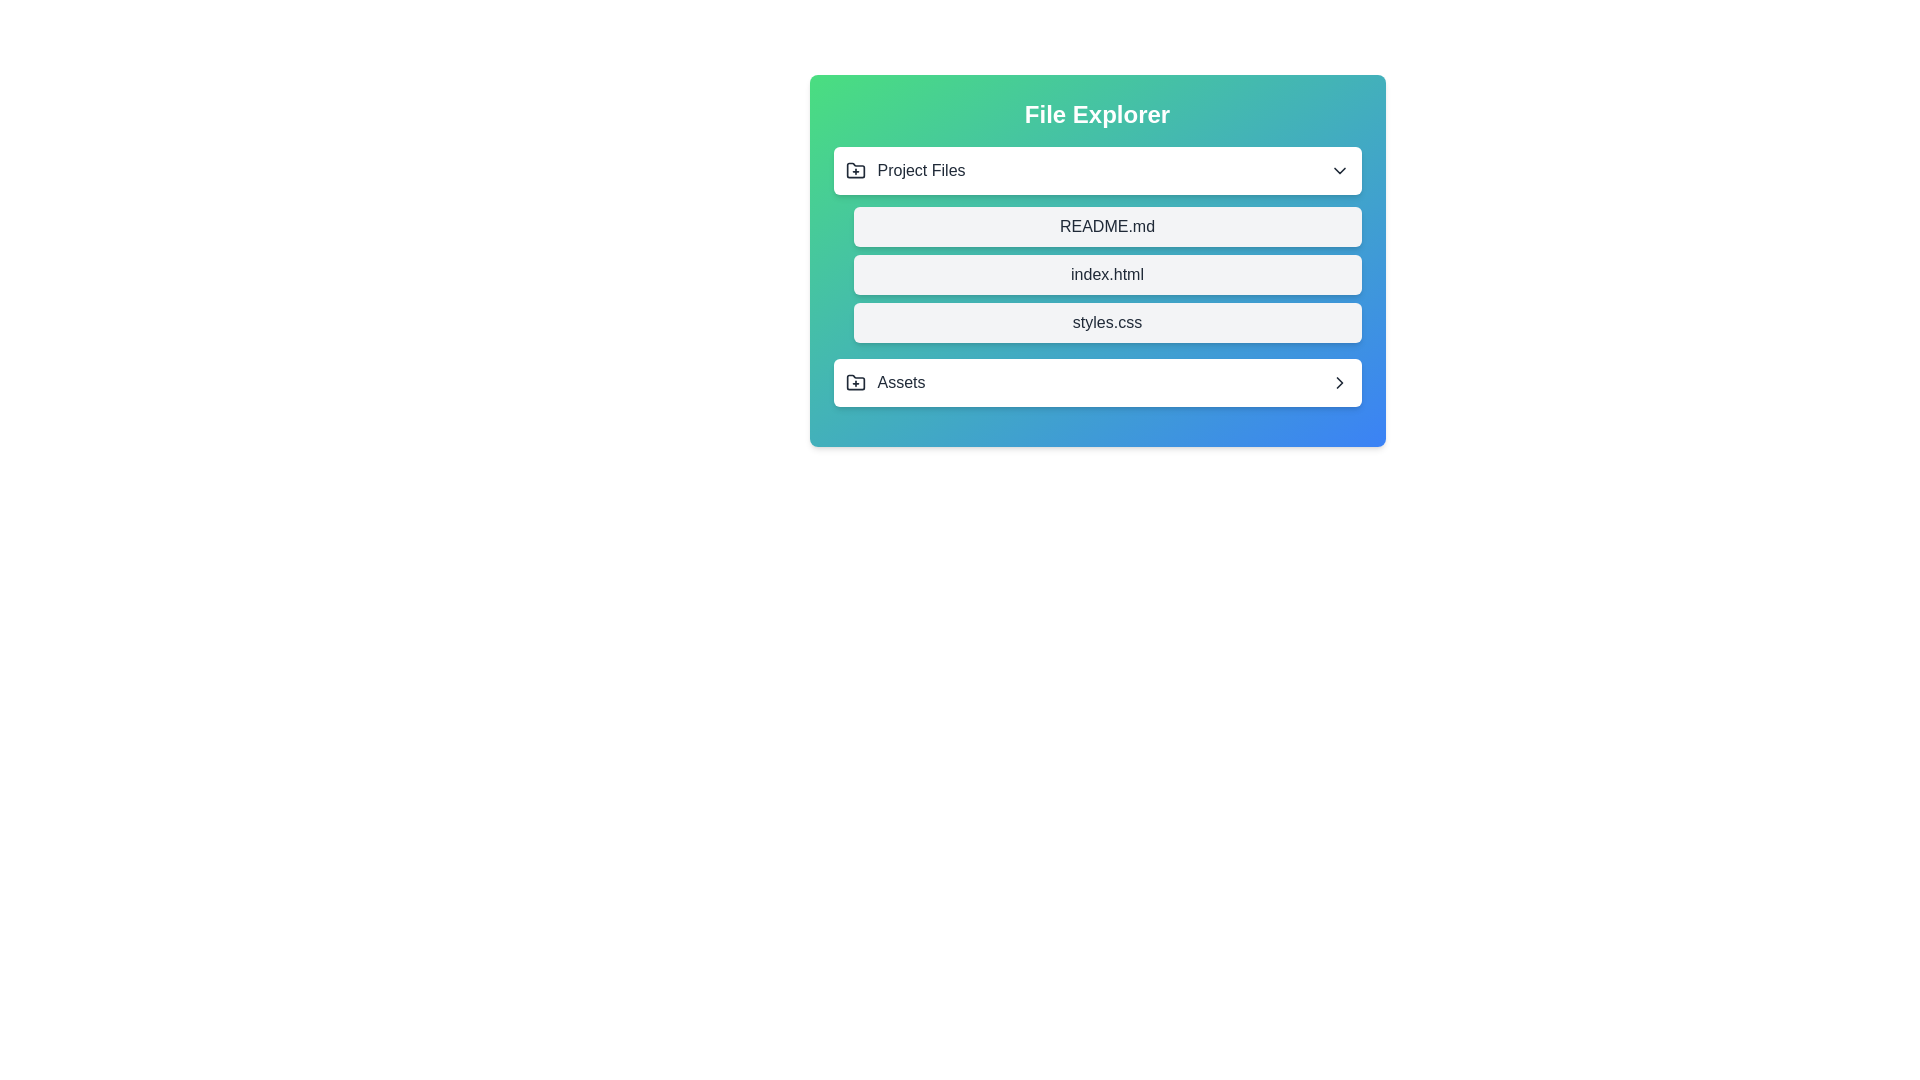 The width and height of the screenshot is (1920, 1080). What do you see at coordinates (1096, 277) in the screenshot?
I see `the selectable list item labeled 'index.html' within the 'Project Files' section of the File Explorer UI` at bounding box center [1096, 277].